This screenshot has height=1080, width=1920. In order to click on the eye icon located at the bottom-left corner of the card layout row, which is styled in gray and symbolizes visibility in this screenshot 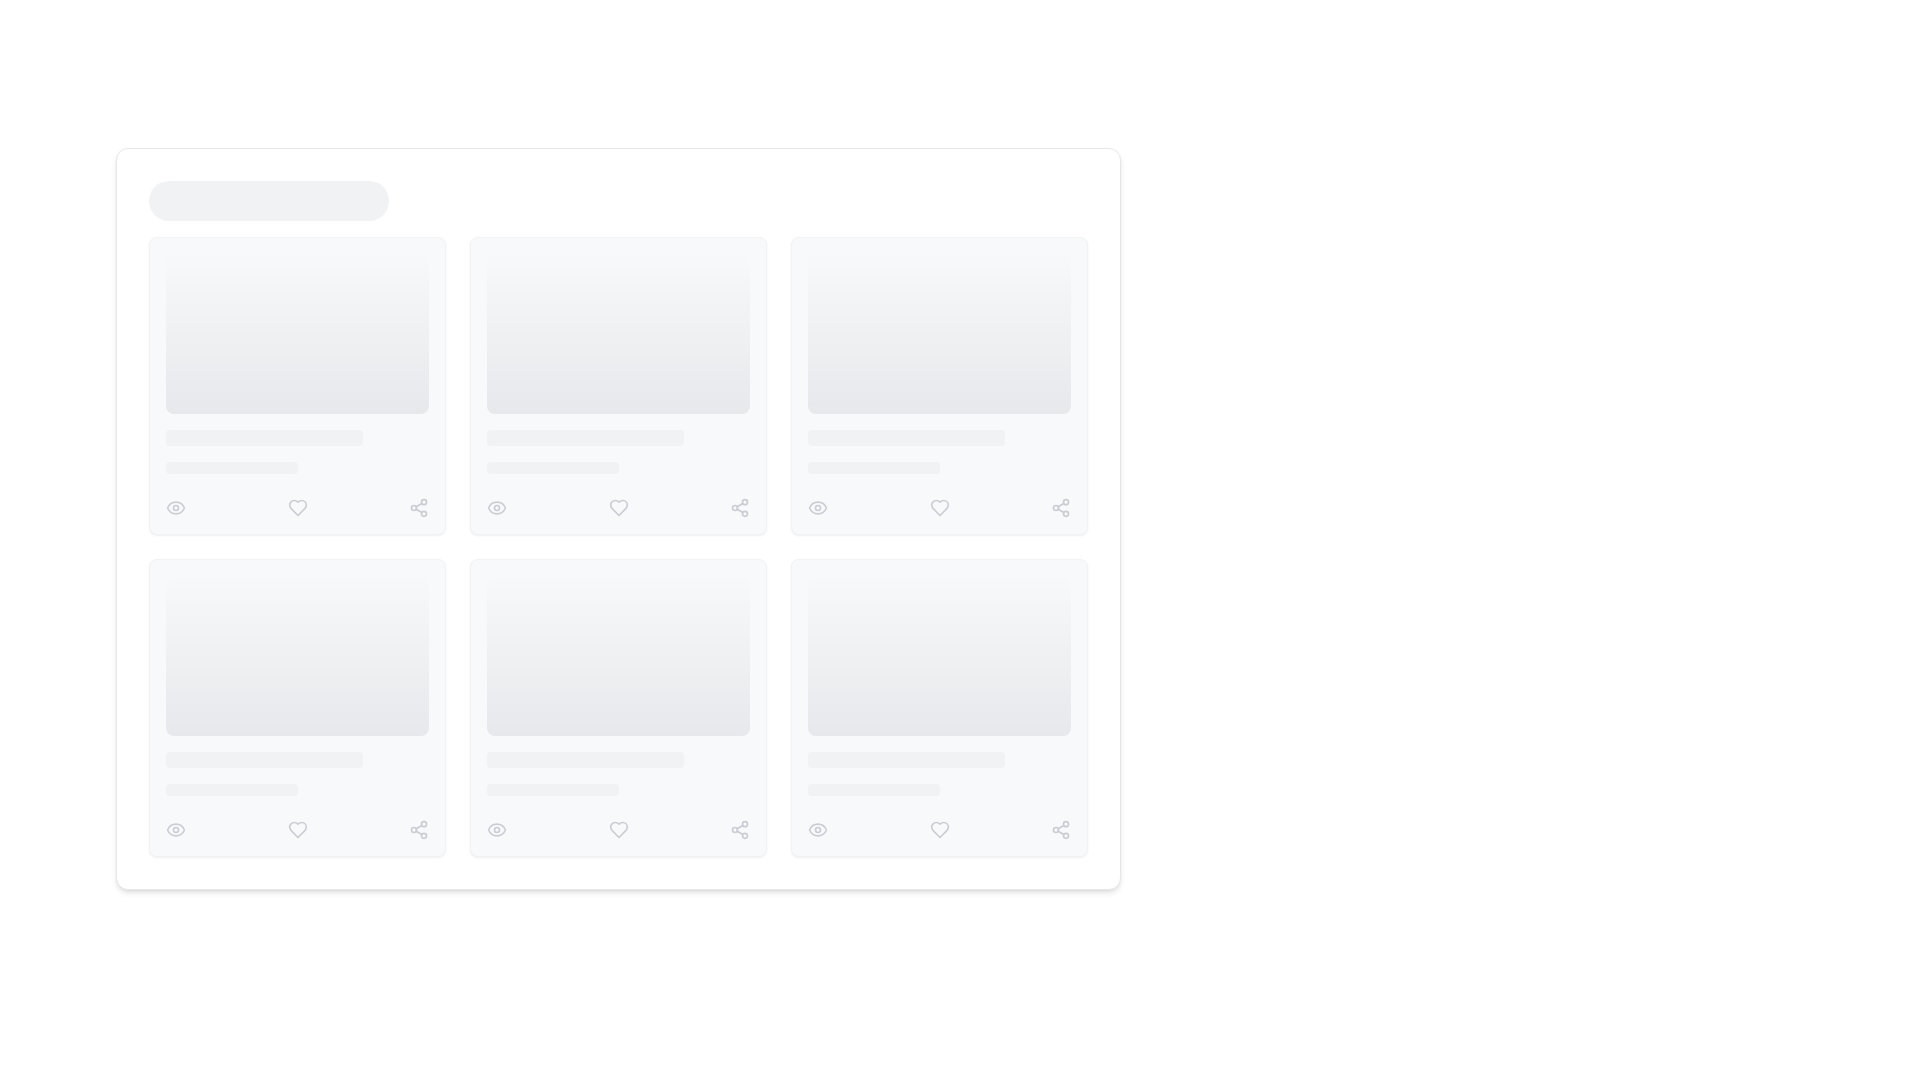, I will do `click(176, 507)`.